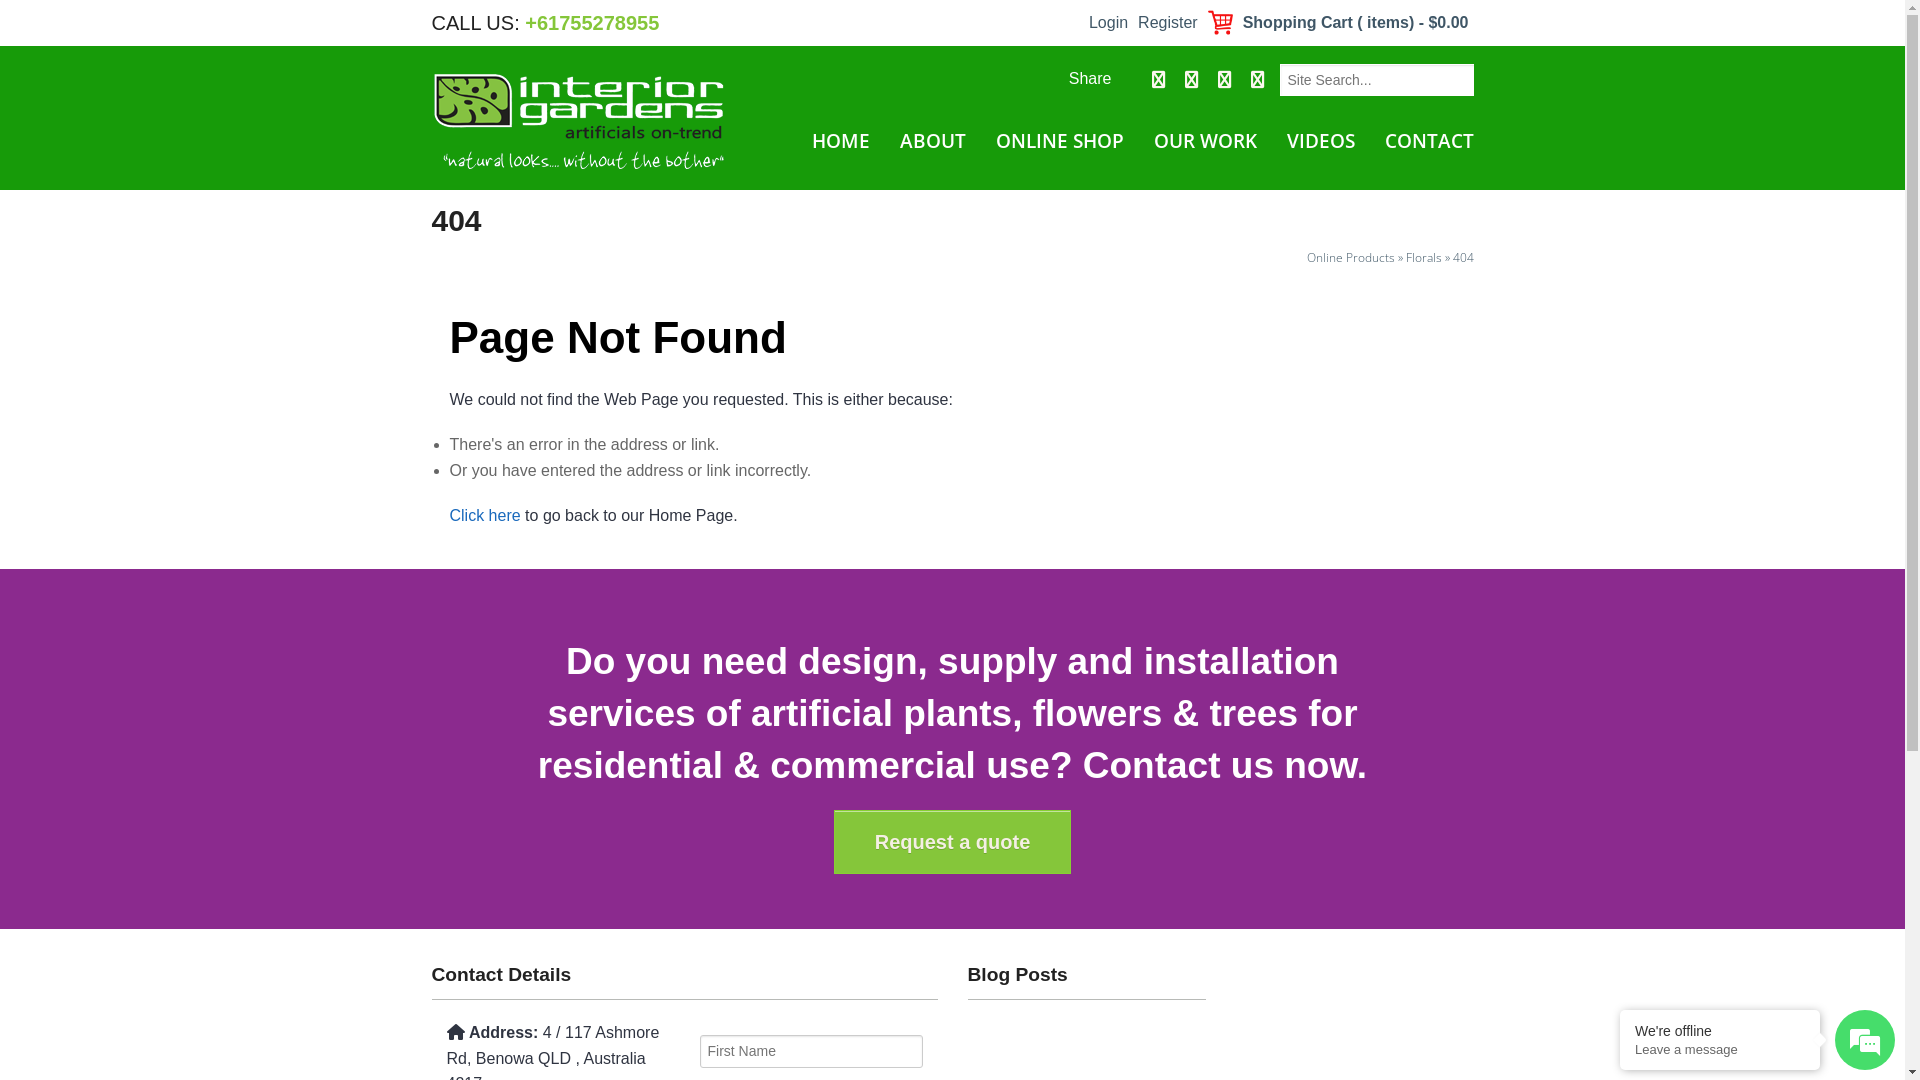 Image resolution: width=1920 pixels, height=1080 pixels. Describe the element at coordinates (1425, 140) in the screenshot. I see `'CONTACT'` at that location.